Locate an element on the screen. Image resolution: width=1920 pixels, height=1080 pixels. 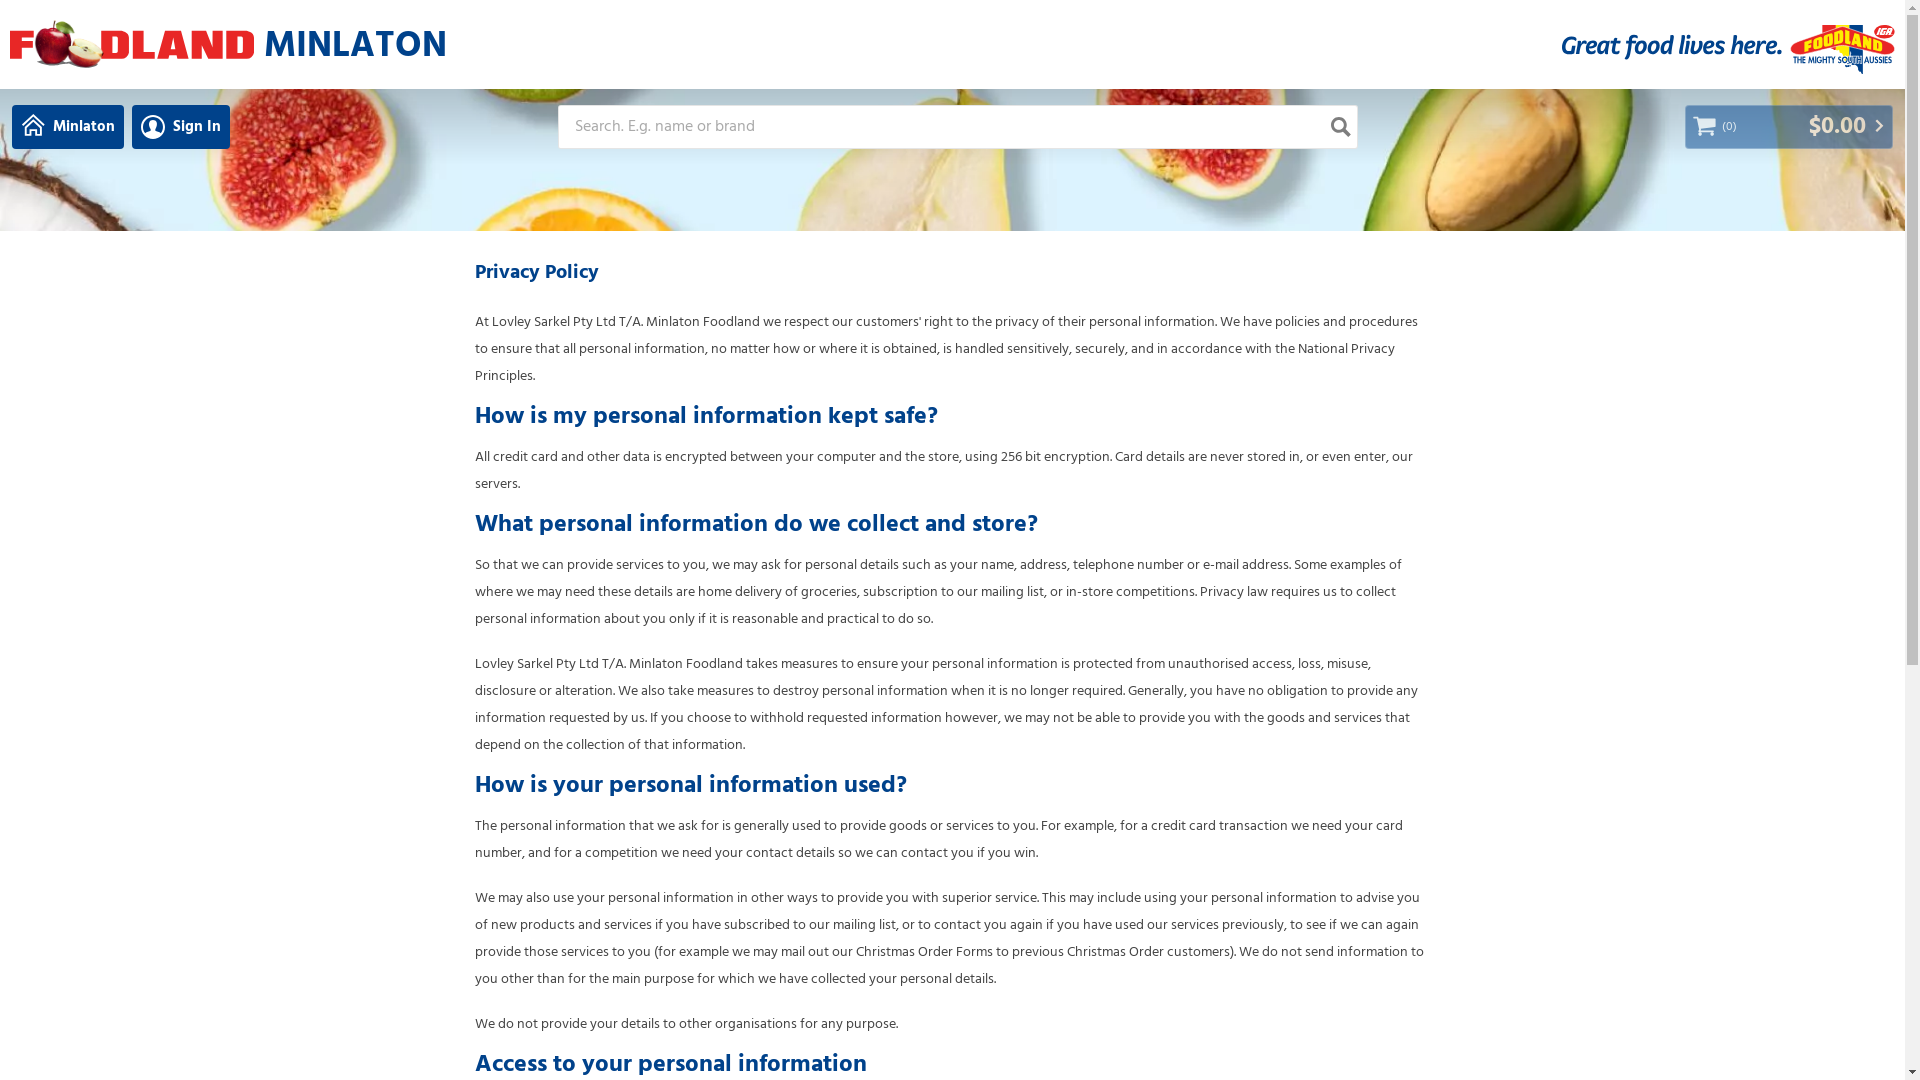
'Minlaton' is located at coordinates (67, 127).